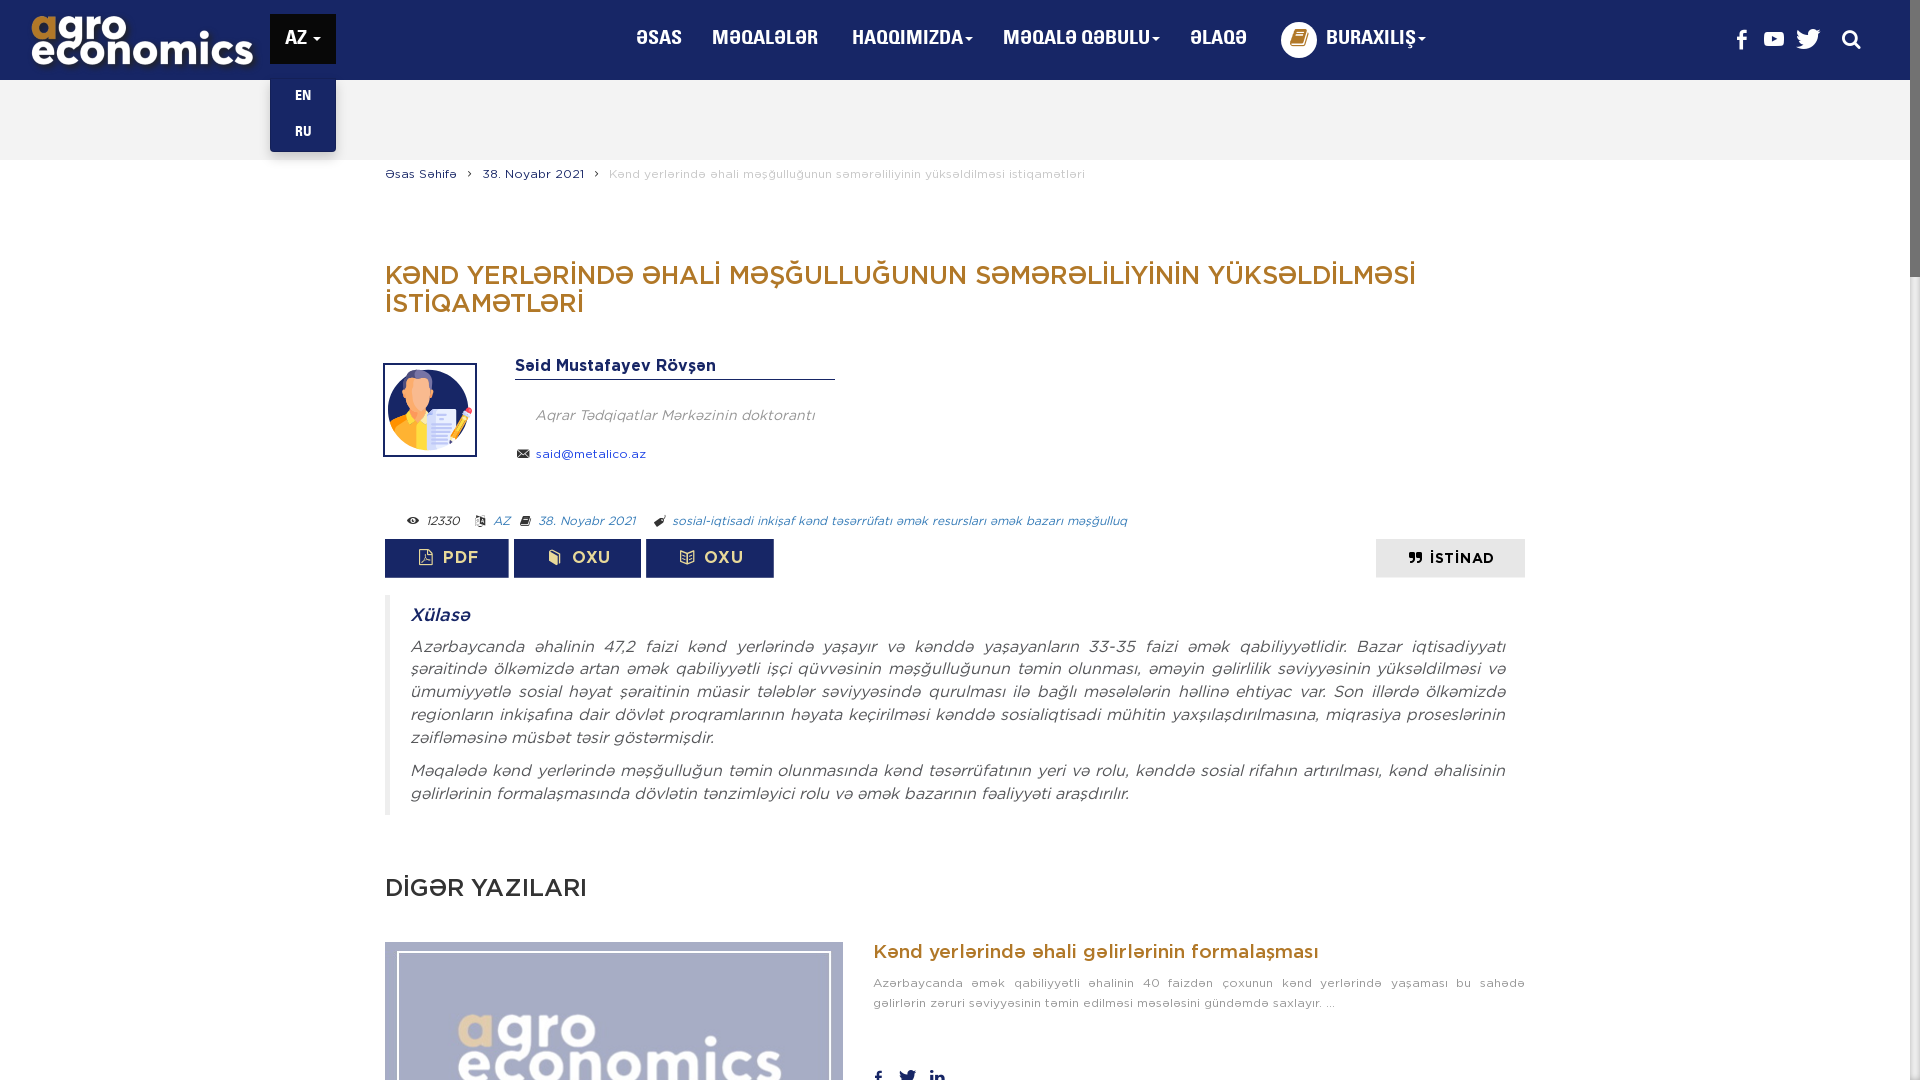  Describe the element at coordinates (301, 96) in the screenshot. I see `'EN'` at that location.